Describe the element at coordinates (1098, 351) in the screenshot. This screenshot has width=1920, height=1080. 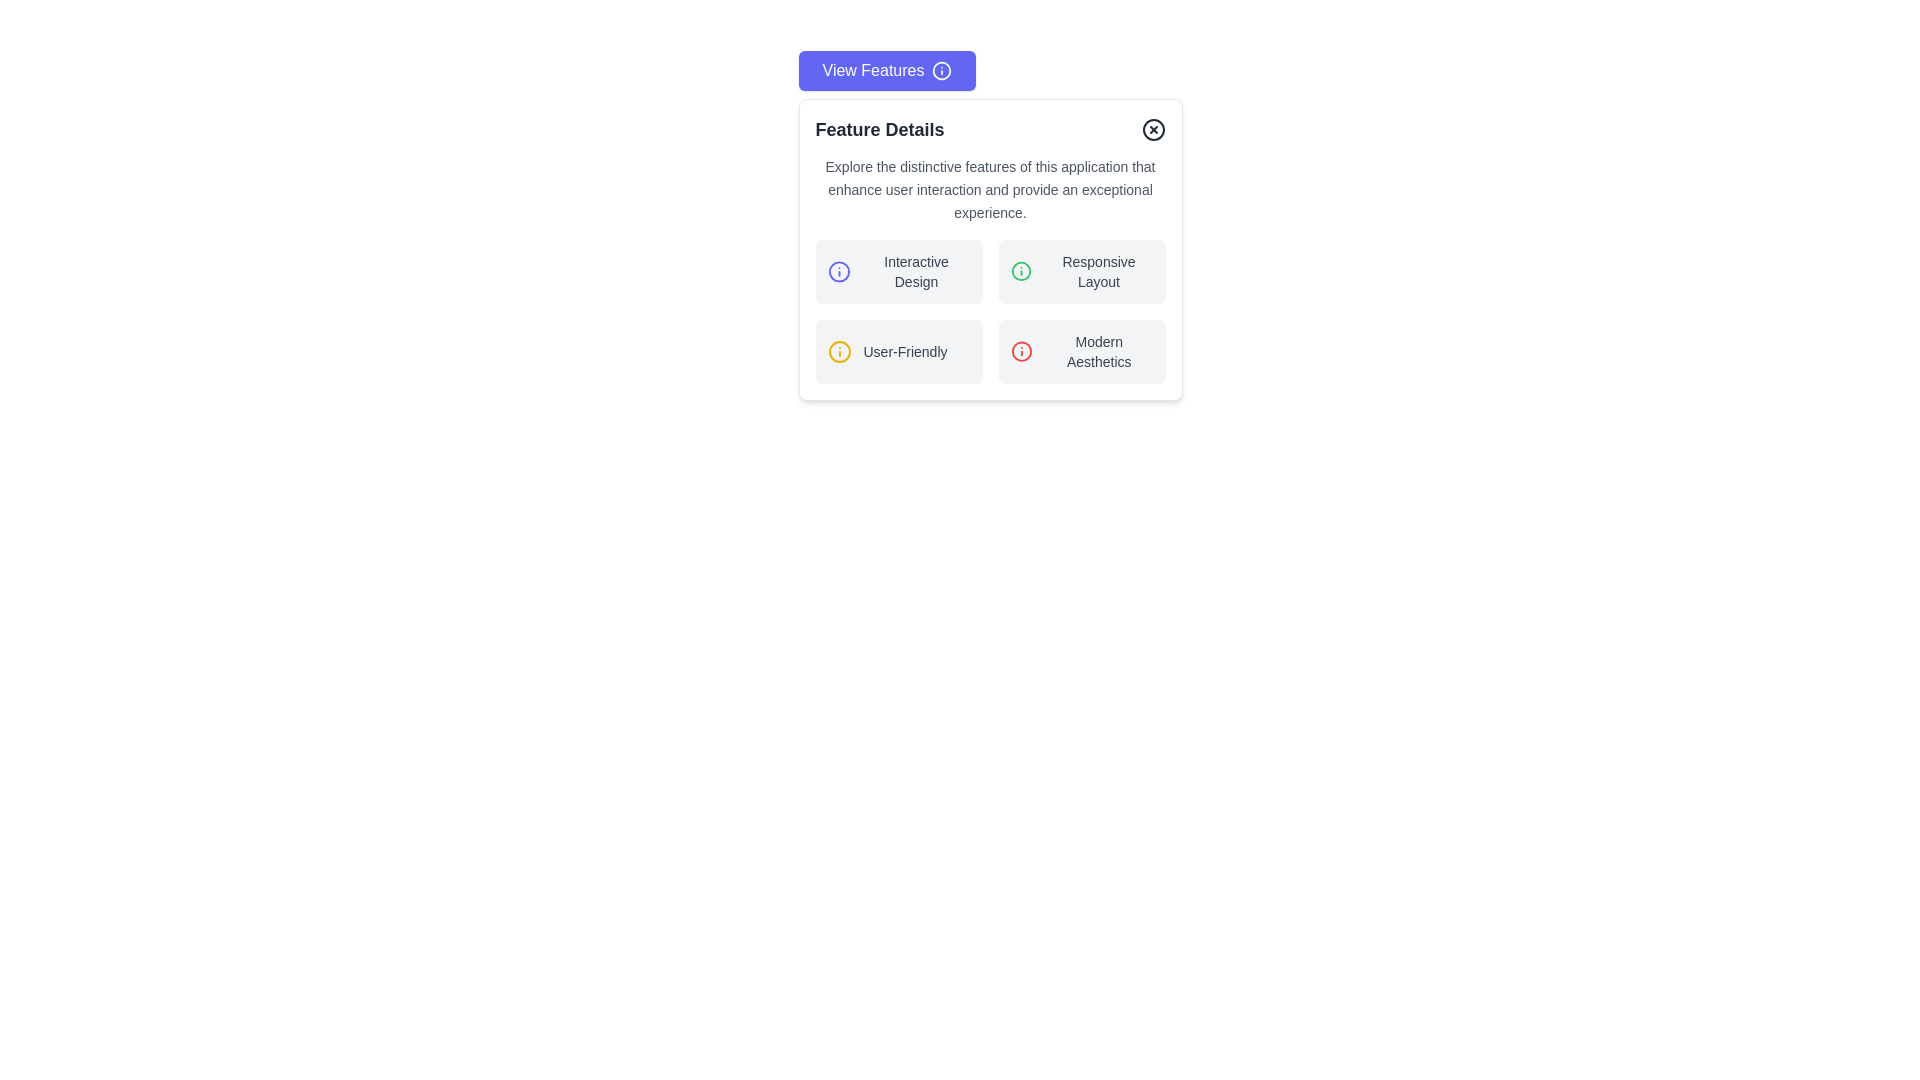
I see `the static text label that describes the 'Modern Aesthetics' feature, located in the bottom-right area of the grid layout, aligned to the right of 'User-Friendly' and below 'Interactive Design'` at that location.